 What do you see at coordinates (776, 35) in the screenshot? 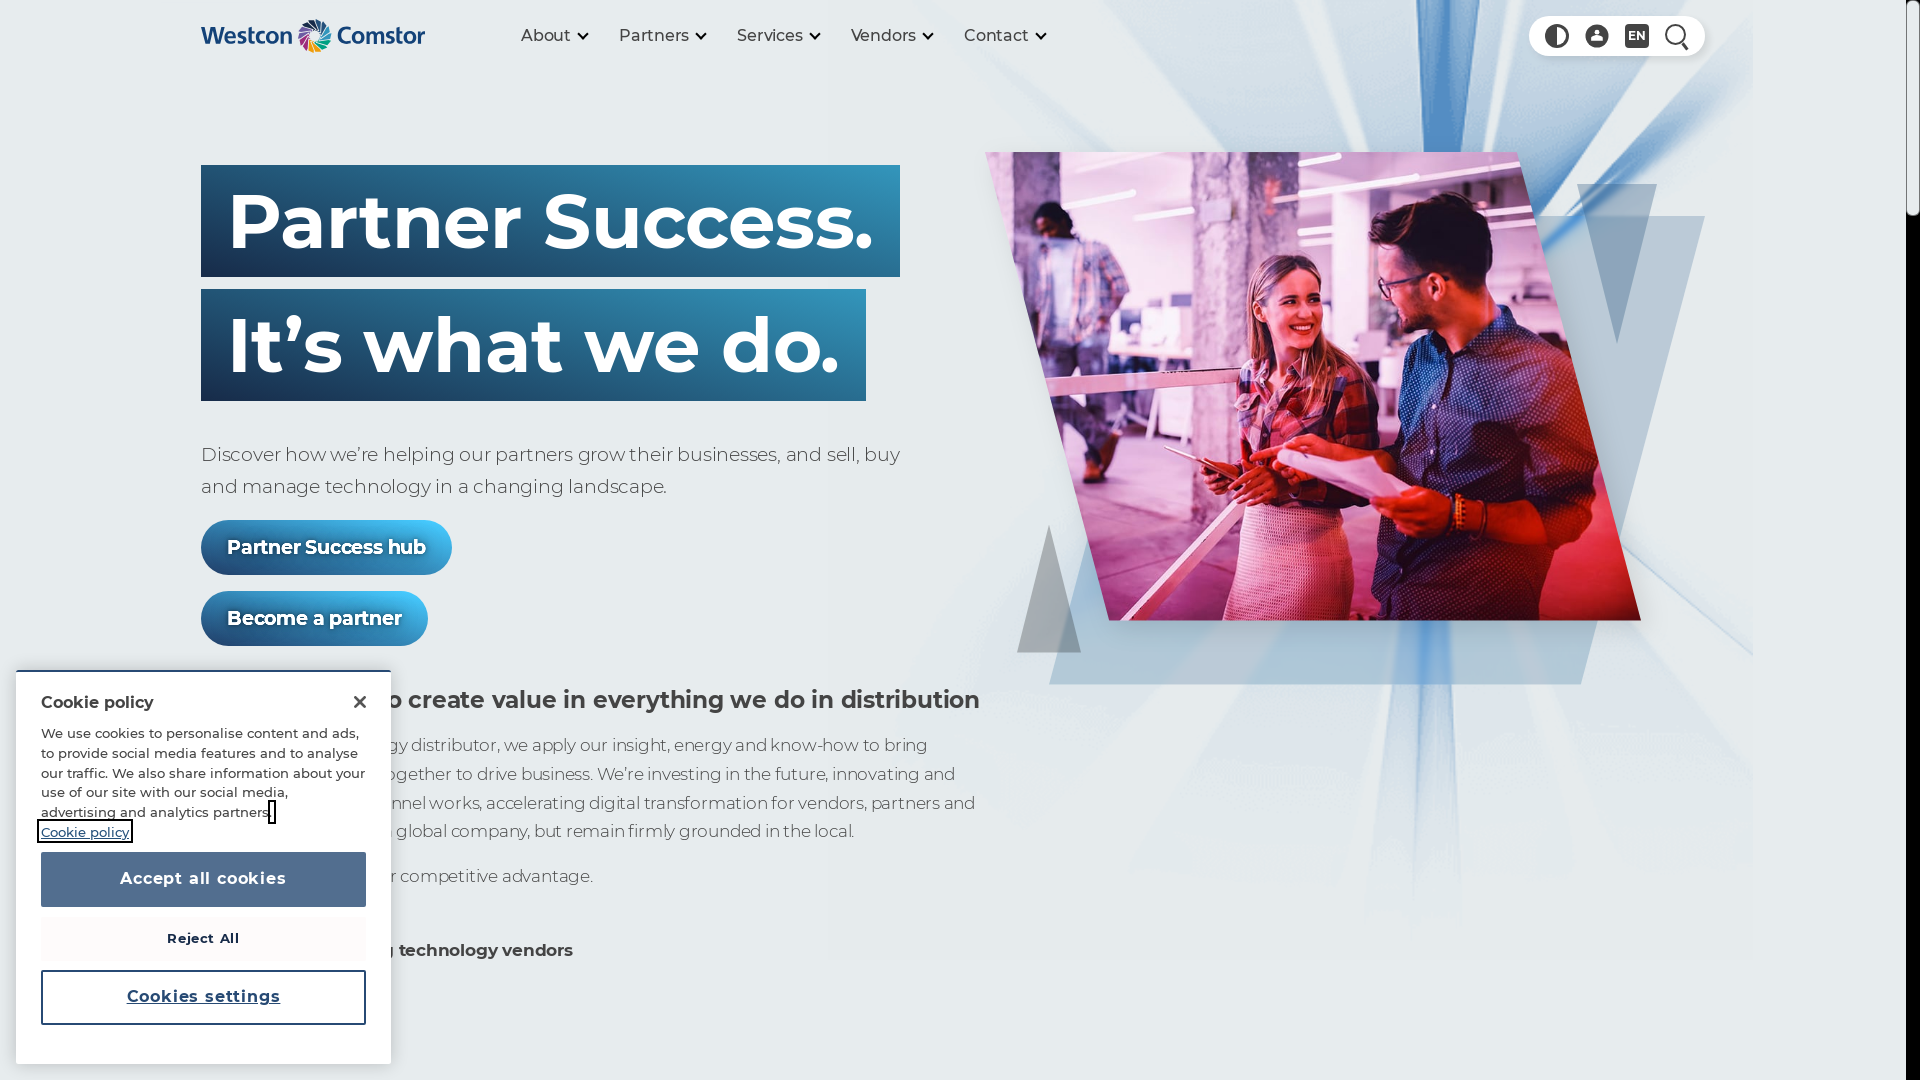
I see `'Services'` at bounding box center [776, 35].